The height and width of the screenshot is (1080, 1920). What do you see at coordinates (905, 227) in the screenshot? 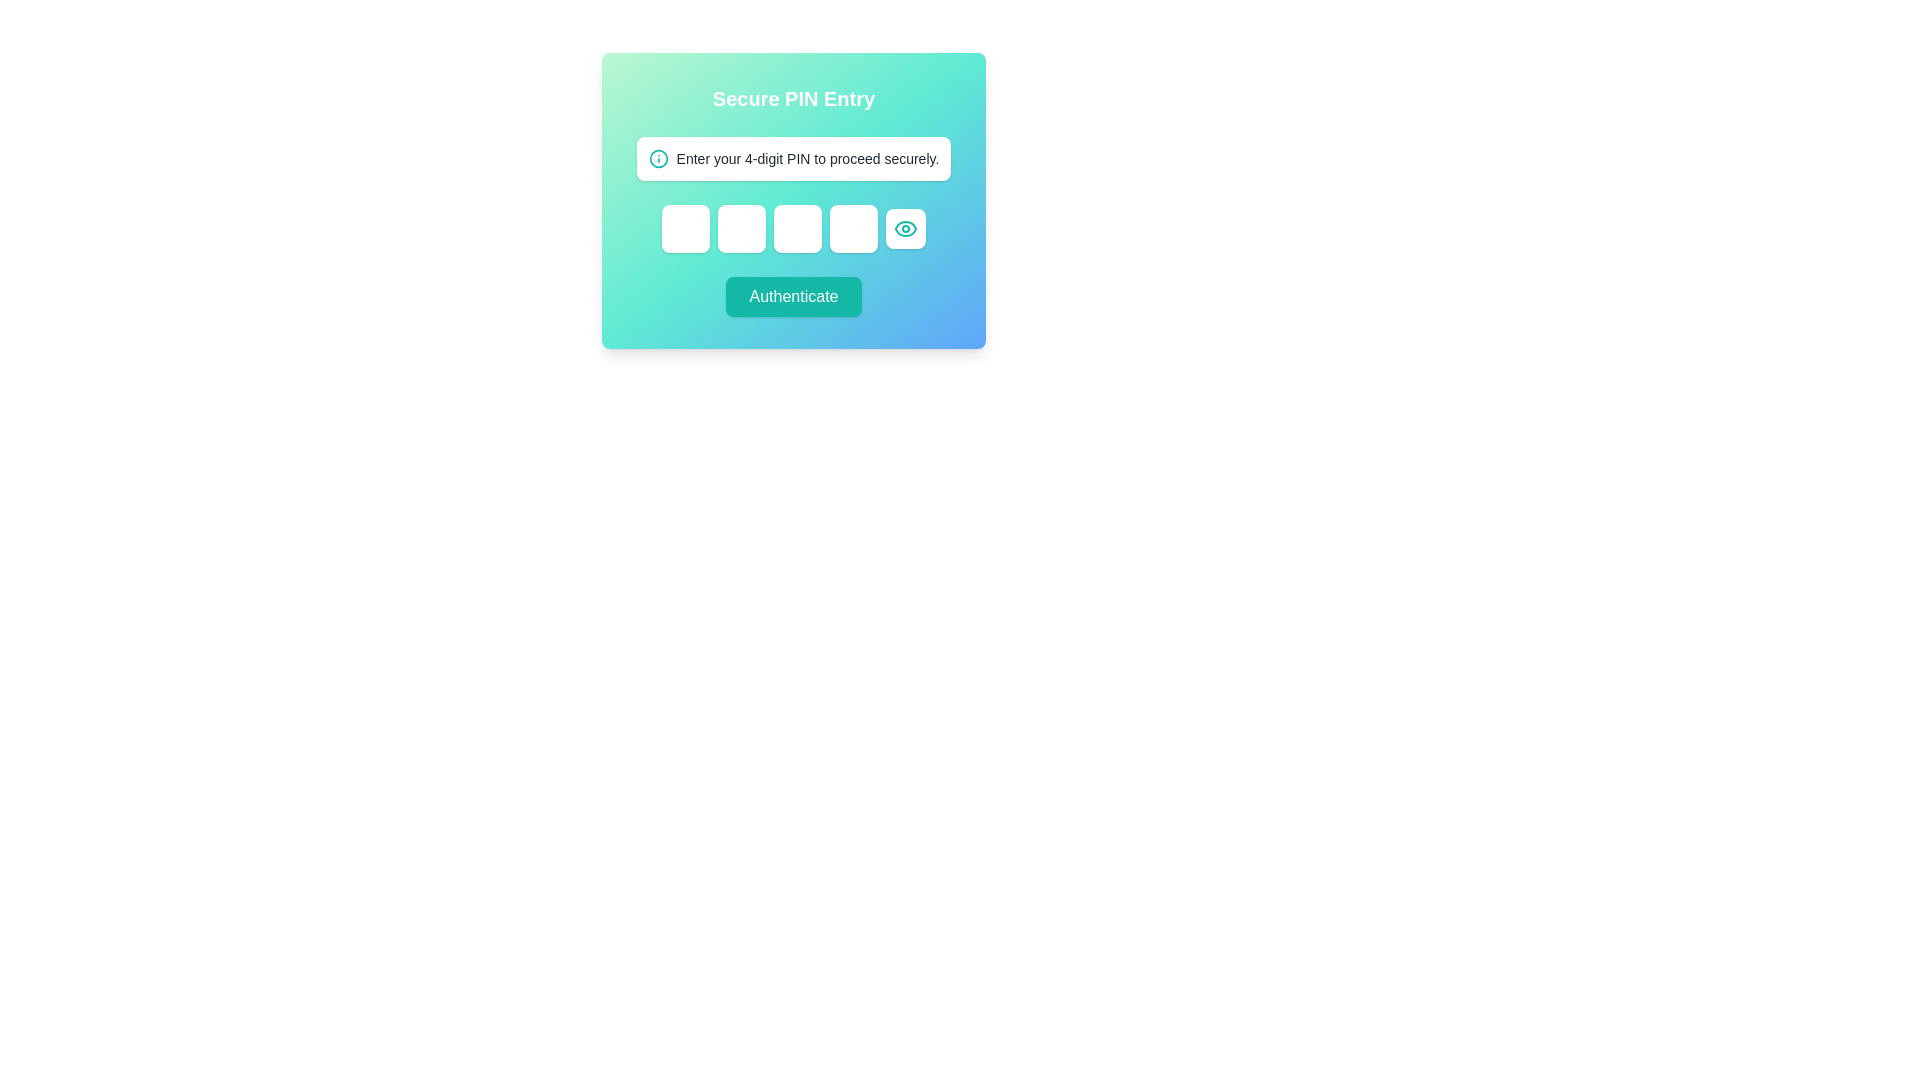
I see `the toggle visibility button for the entered PIN input, which is located to the right of the last PIN input field in the horizontal arrangement of PIN fields` at bounding box center [905, 227].